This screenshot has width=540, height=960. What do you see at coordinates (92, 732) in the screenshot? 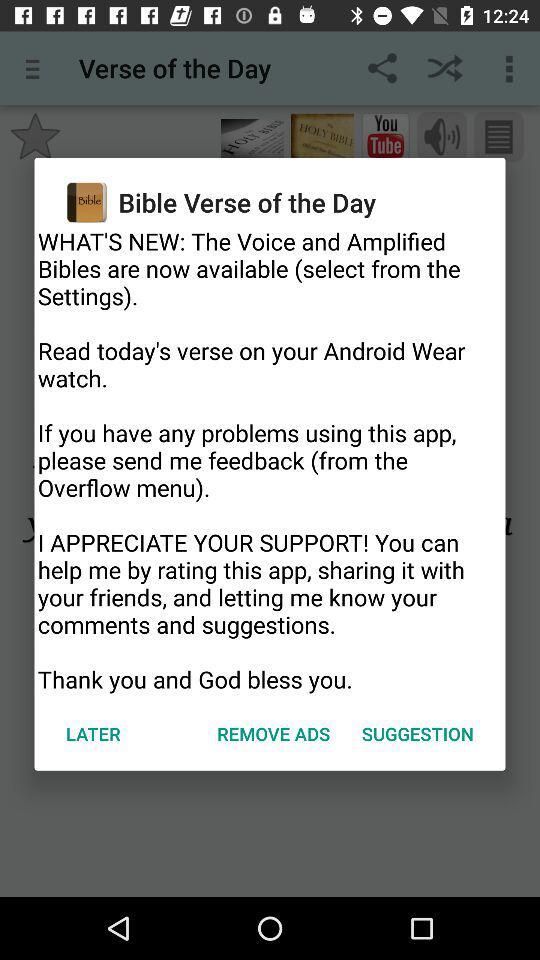
I see `item at the bottom left corner` at bounding box center [92, 732].